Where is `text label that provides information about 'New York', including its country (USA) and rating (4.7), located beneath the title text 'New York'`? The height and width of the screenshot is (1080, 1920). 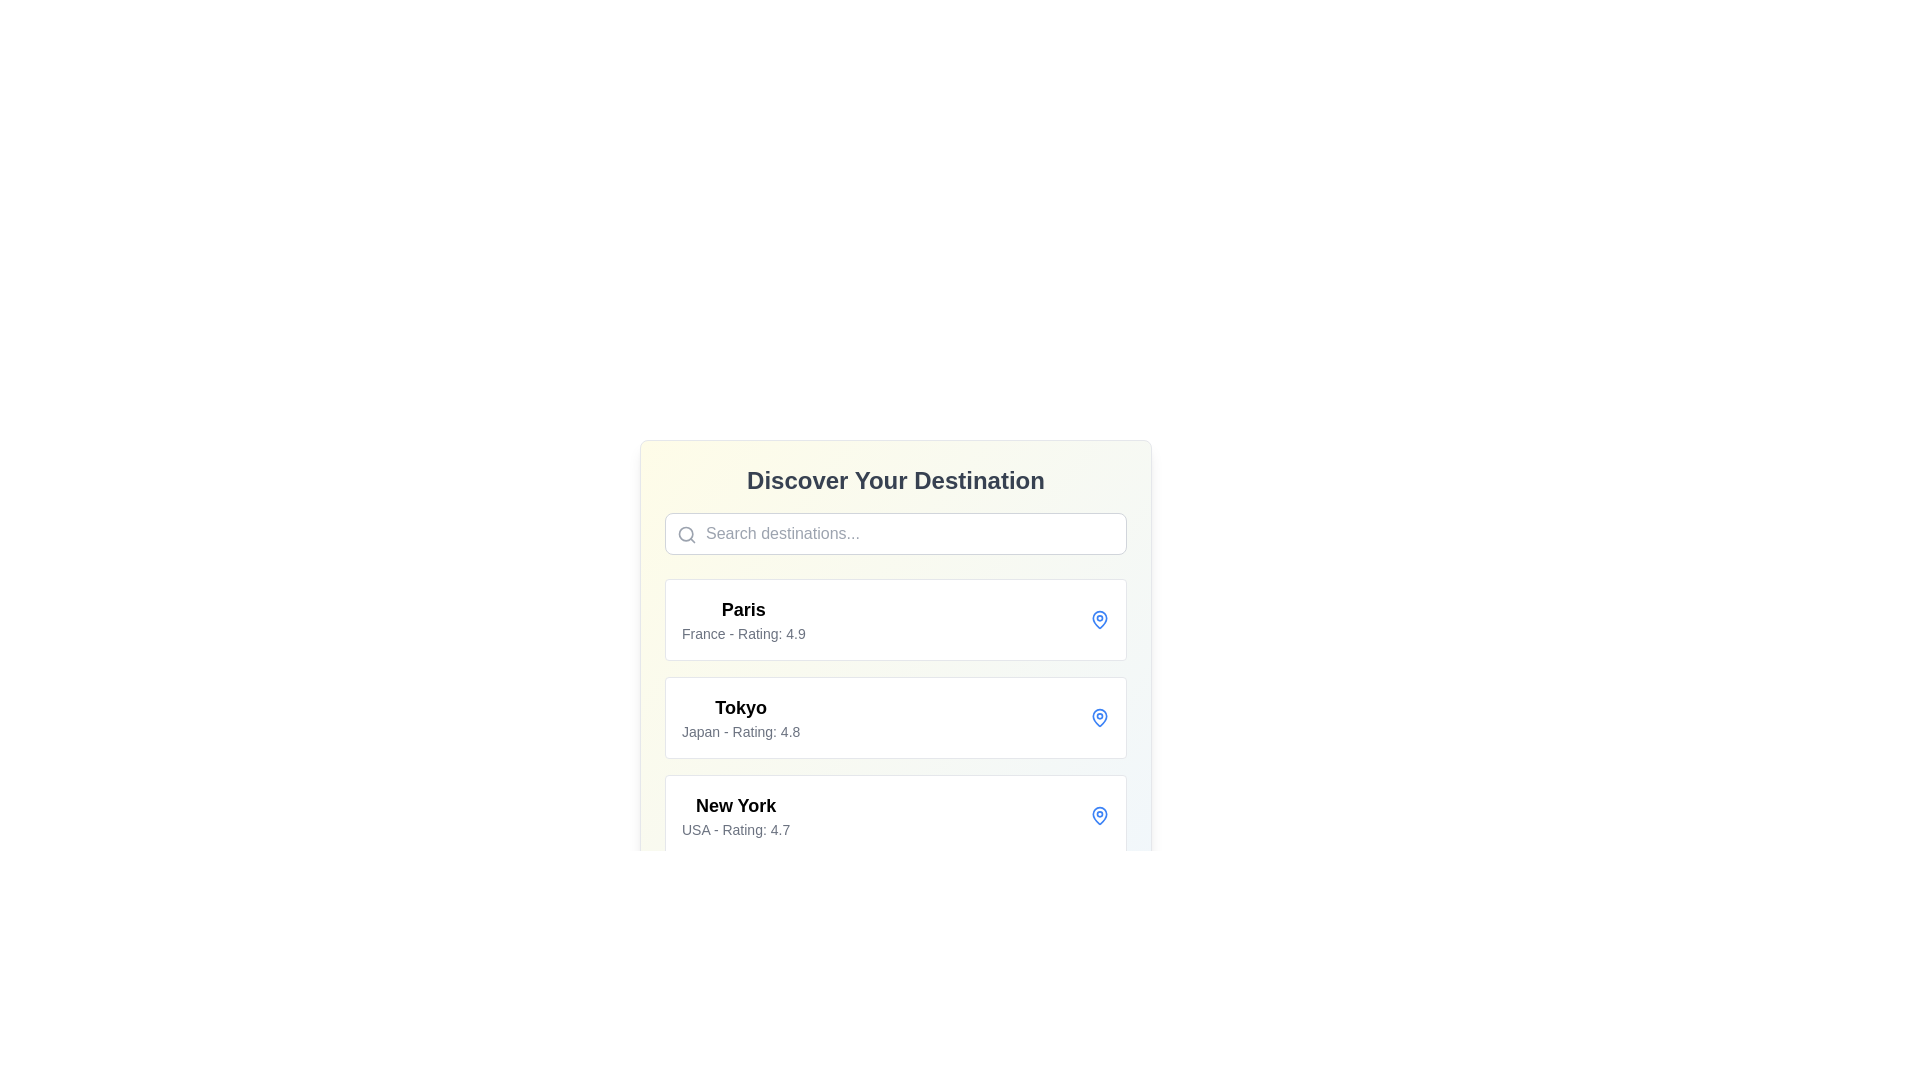 text label that provides information about 'New York', including its country (USA) and rating (4.7), located beneath the title text 'New York' is located at coordinates (735, 829).